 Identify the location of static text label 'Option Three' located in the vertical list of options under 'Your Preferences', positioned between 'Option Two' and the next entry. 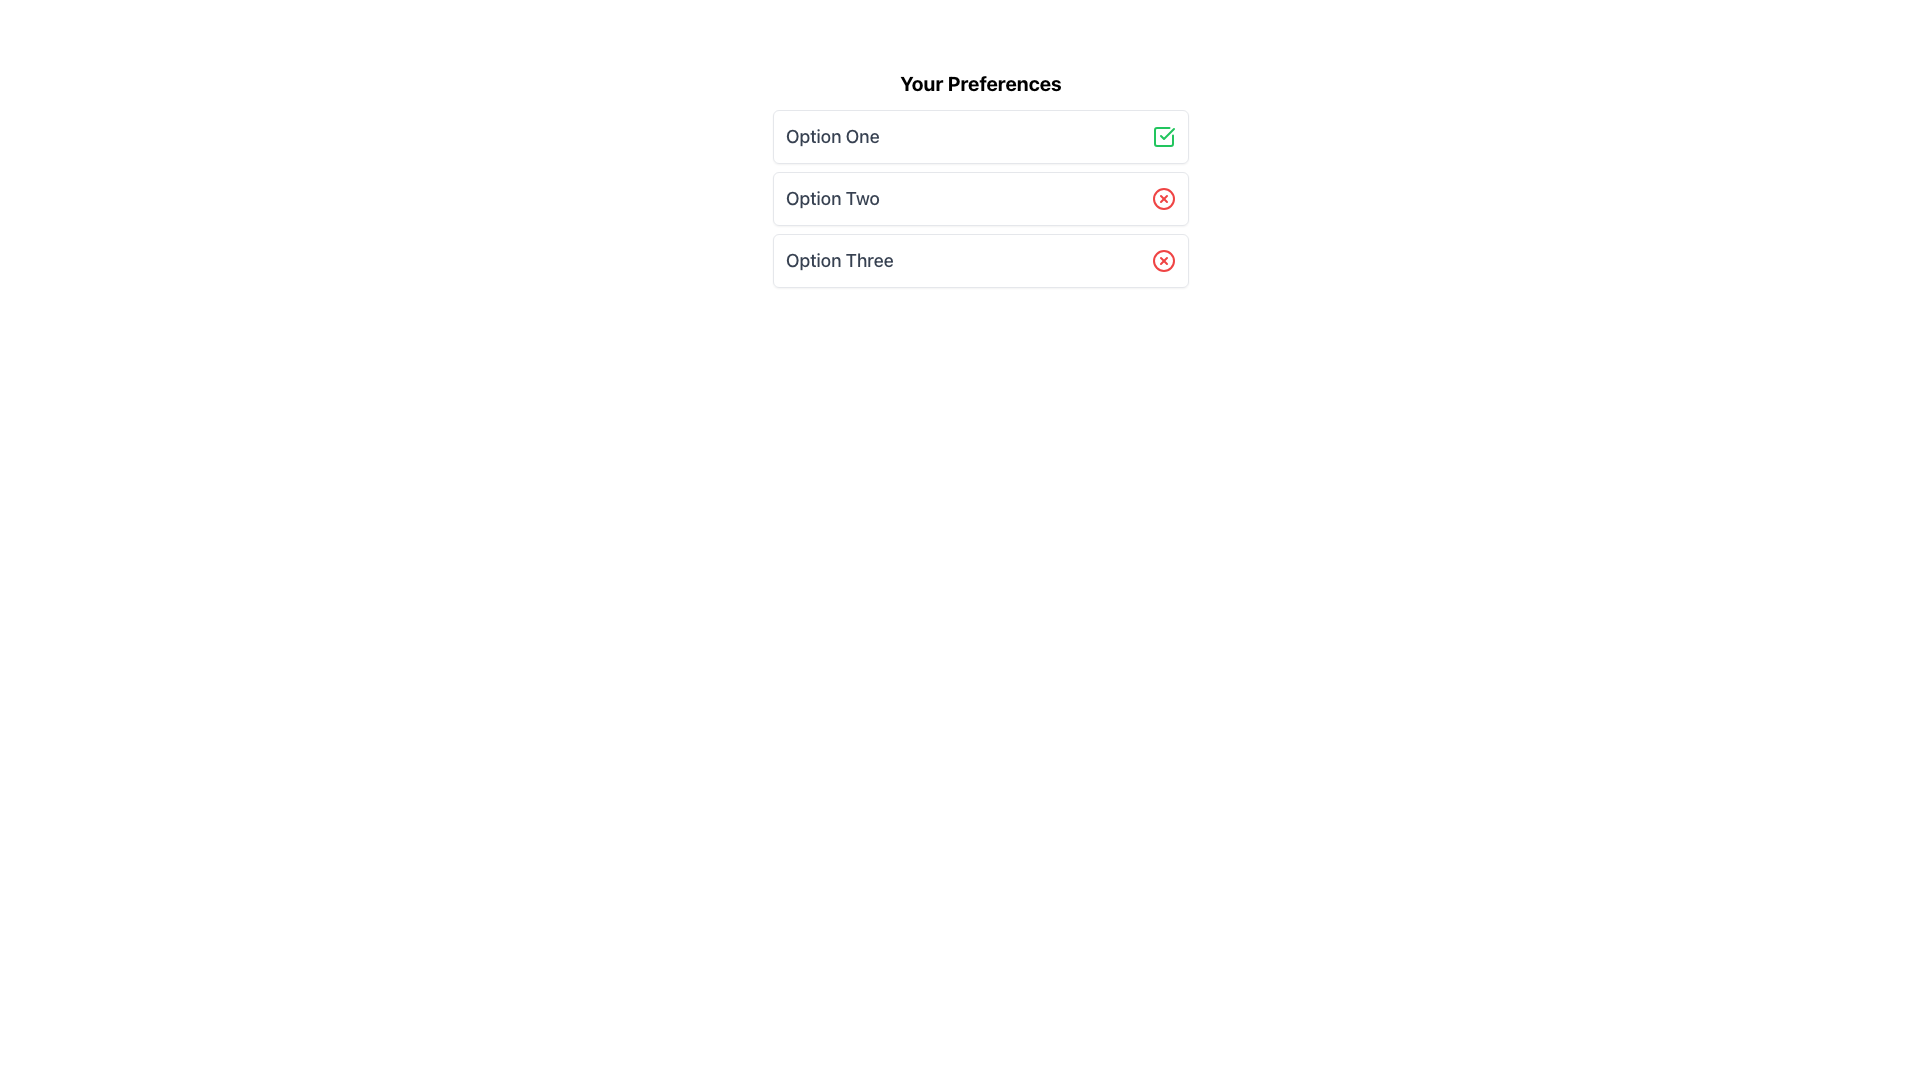
(839, 260).